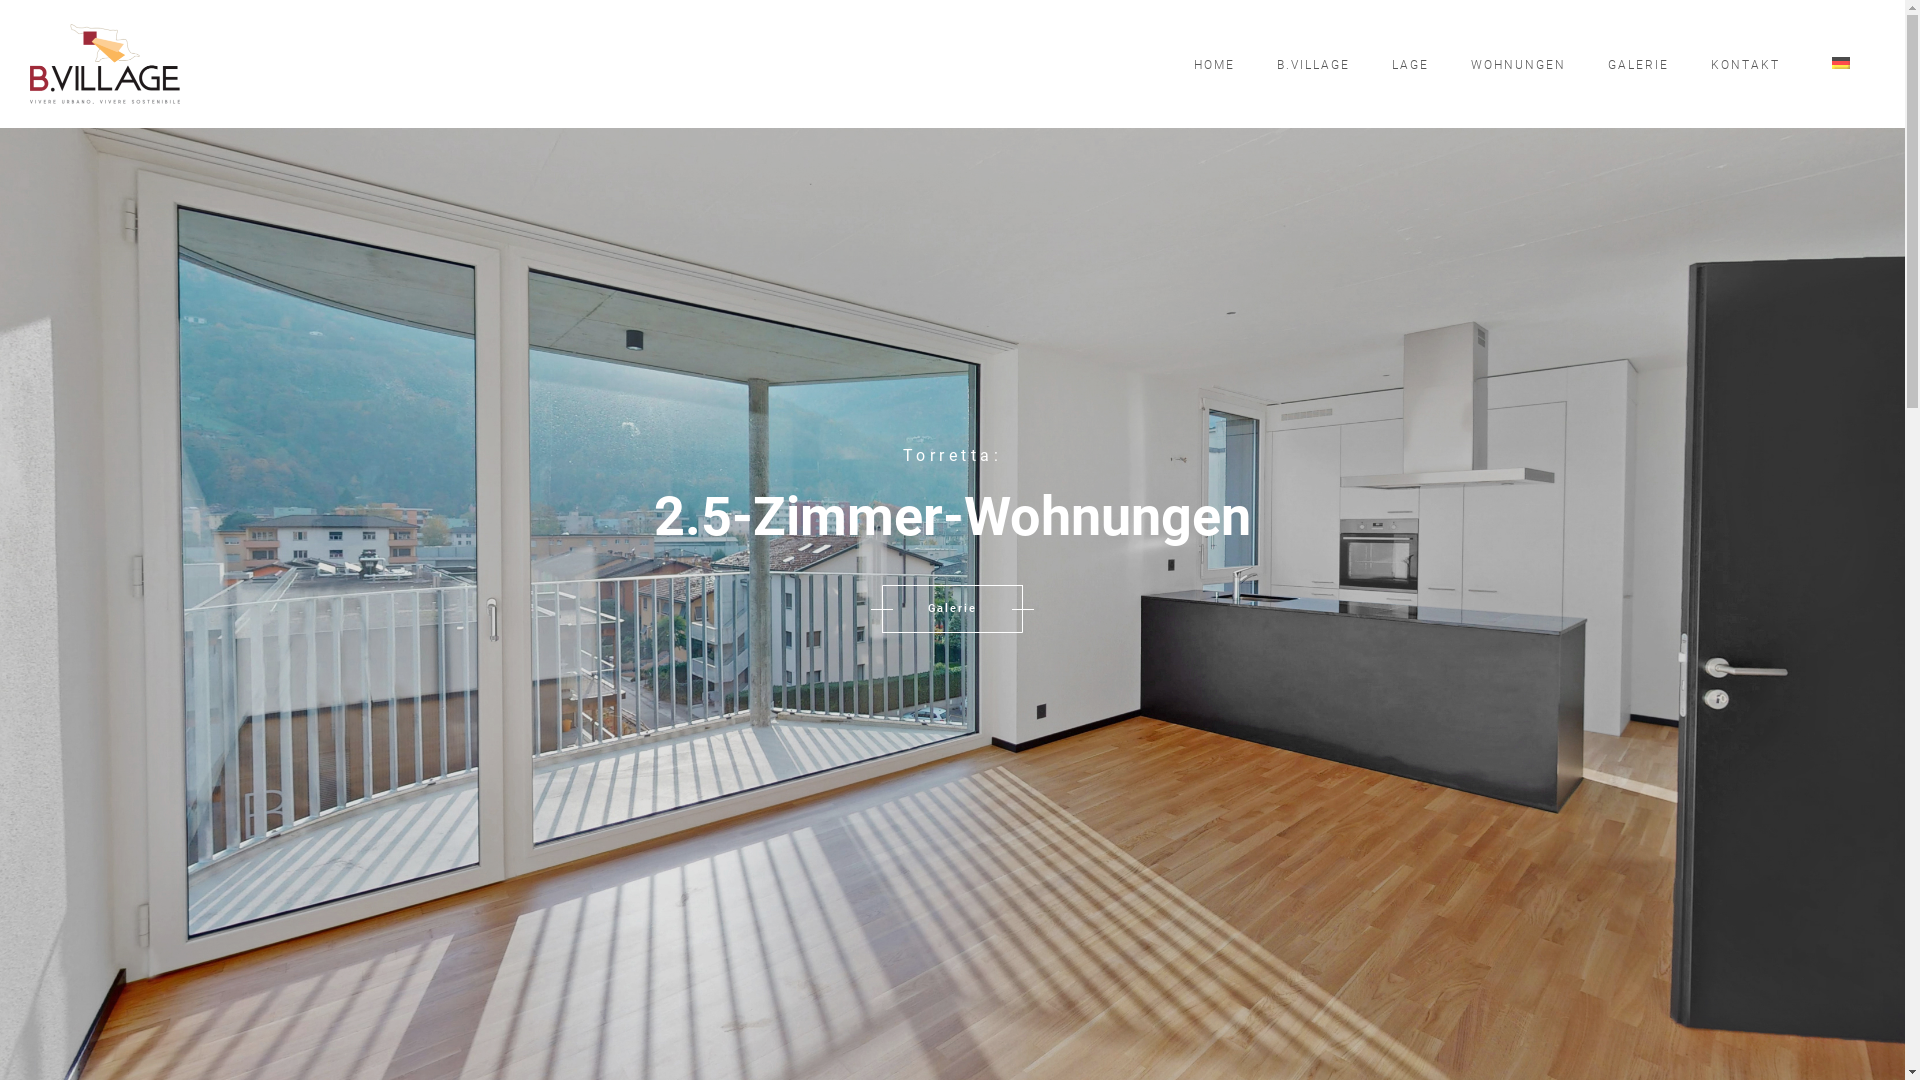 This screenshot has width=1920, height=1080. Describe the element at coordinates (1313, 64) in the screenshot. I see `'B.VILLAGE'` at that location.